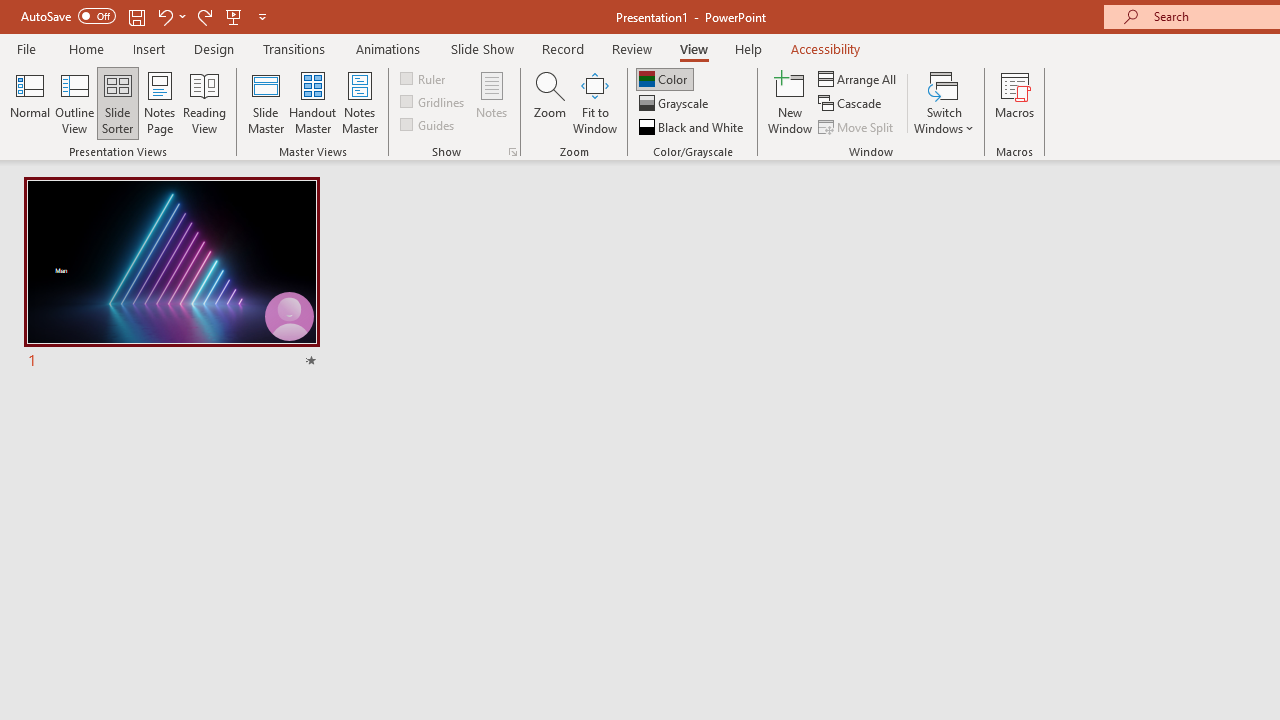  Describe the element at coordinates (74, 103) in the screenshot. I see `'Outline View'` at that location.